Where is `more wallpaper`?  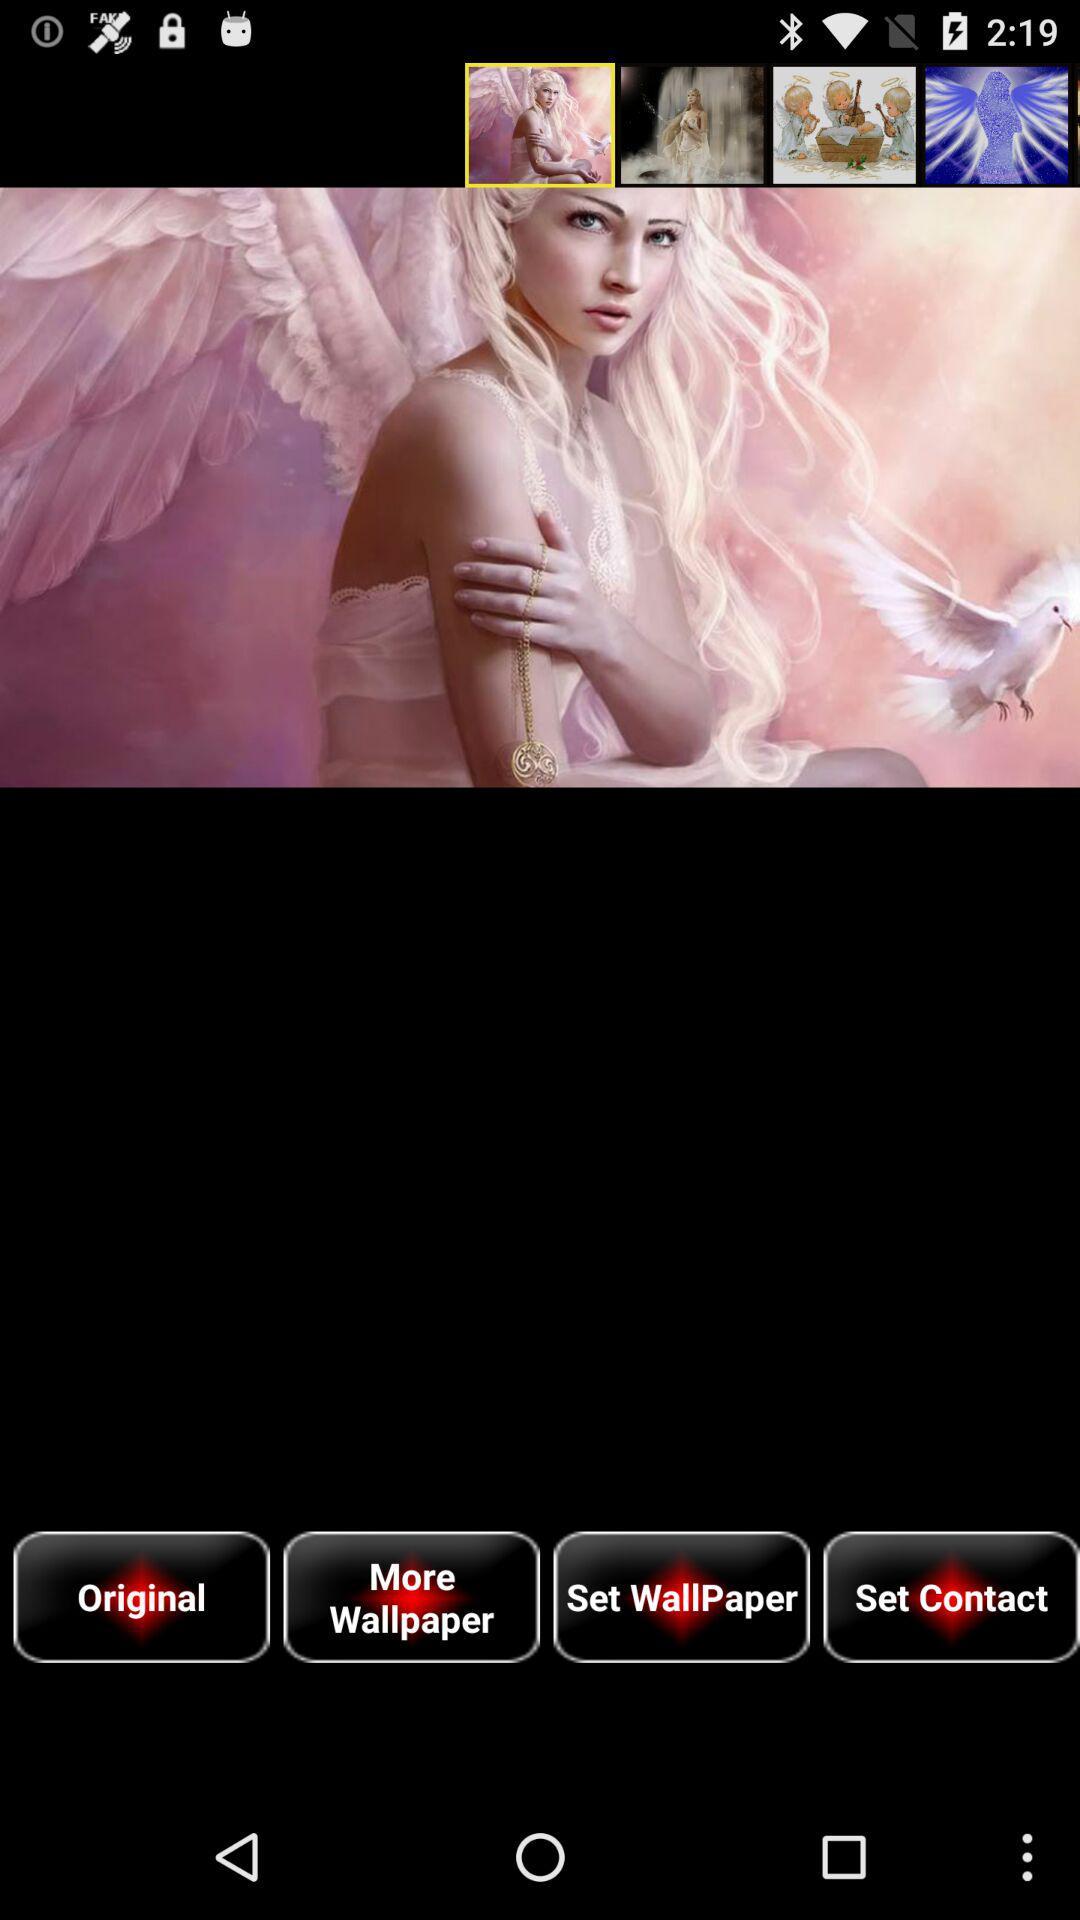 more wallpaper is located at coordinates (410, 1596).